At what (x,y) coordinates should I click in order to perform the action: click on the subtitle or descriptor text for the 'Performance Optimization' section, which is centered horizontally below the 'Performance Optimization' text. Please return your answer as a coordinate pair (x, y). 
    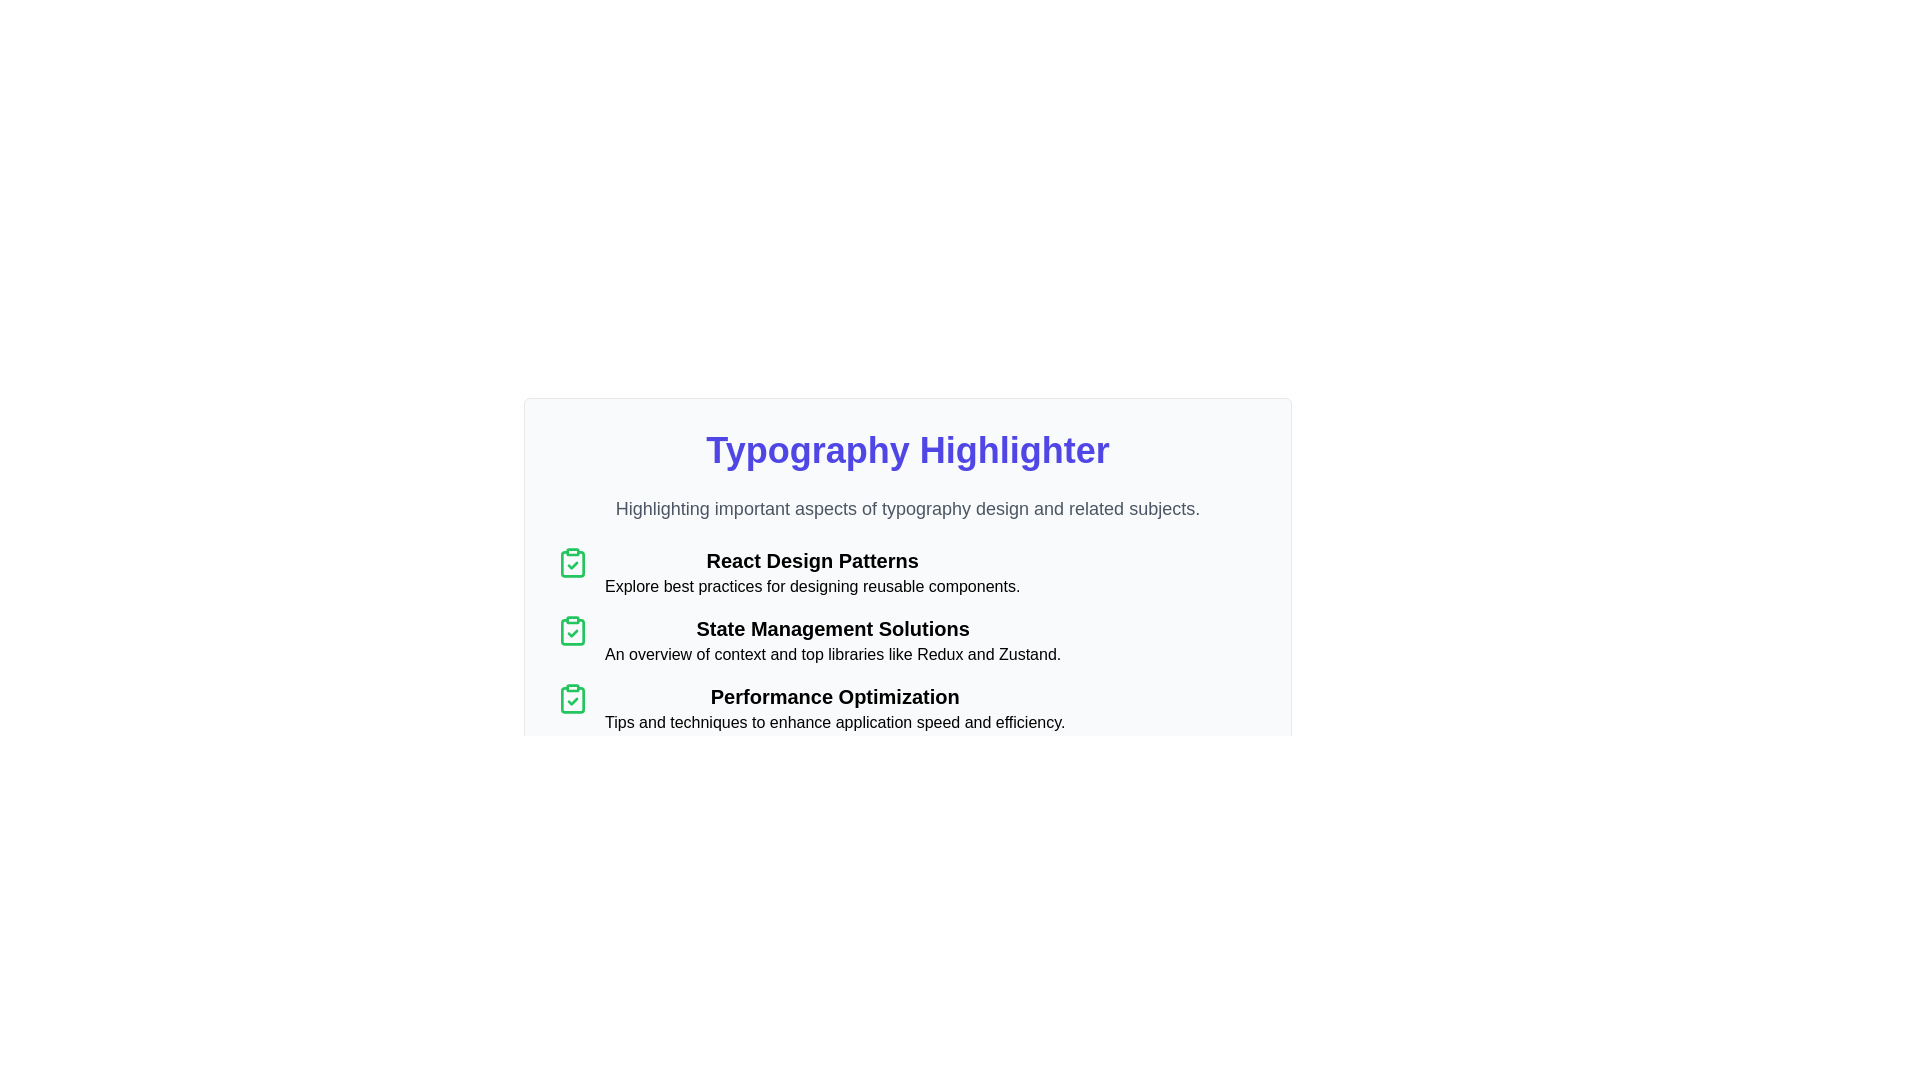
    Looking at the image, I should click on (835, 722).